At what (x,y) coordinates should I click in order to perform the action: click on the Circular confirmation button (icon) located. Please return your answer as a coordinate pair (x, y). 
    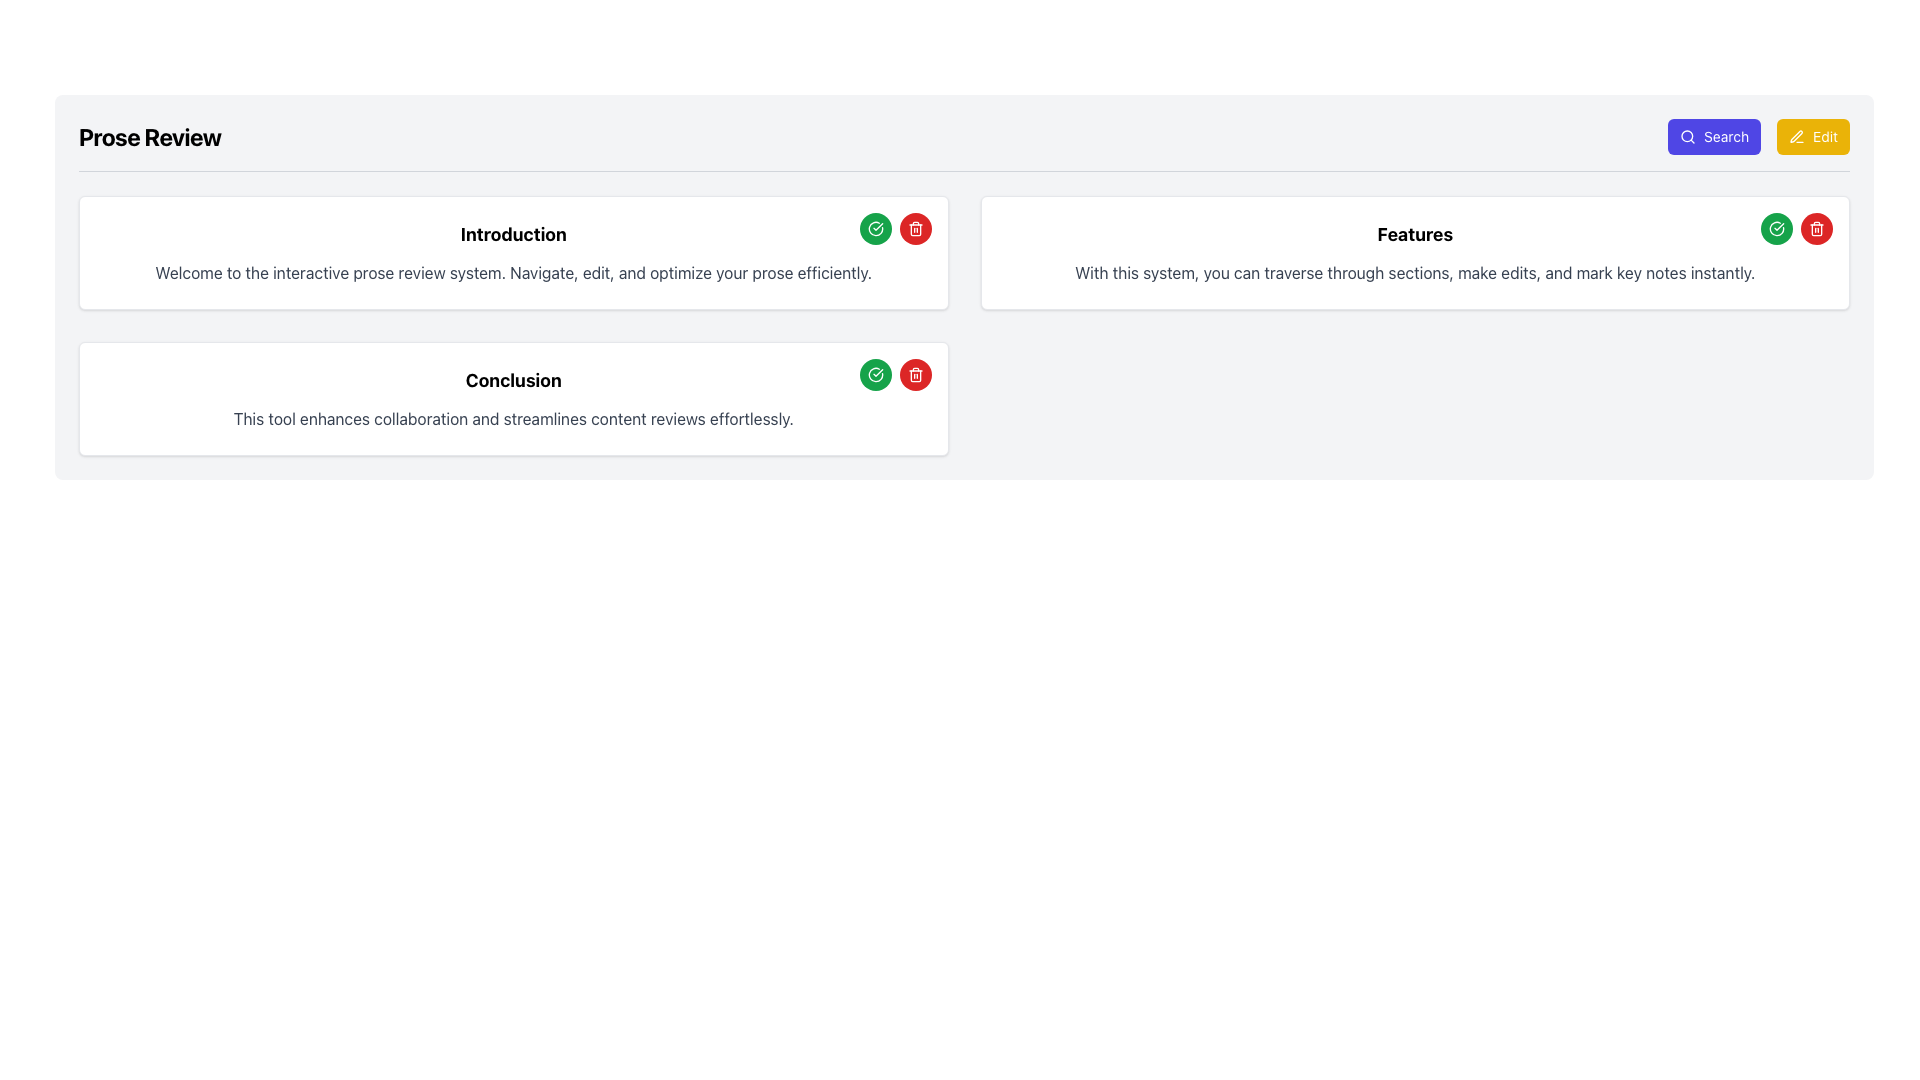
    Looking at the image, I should click on (1776, 227).